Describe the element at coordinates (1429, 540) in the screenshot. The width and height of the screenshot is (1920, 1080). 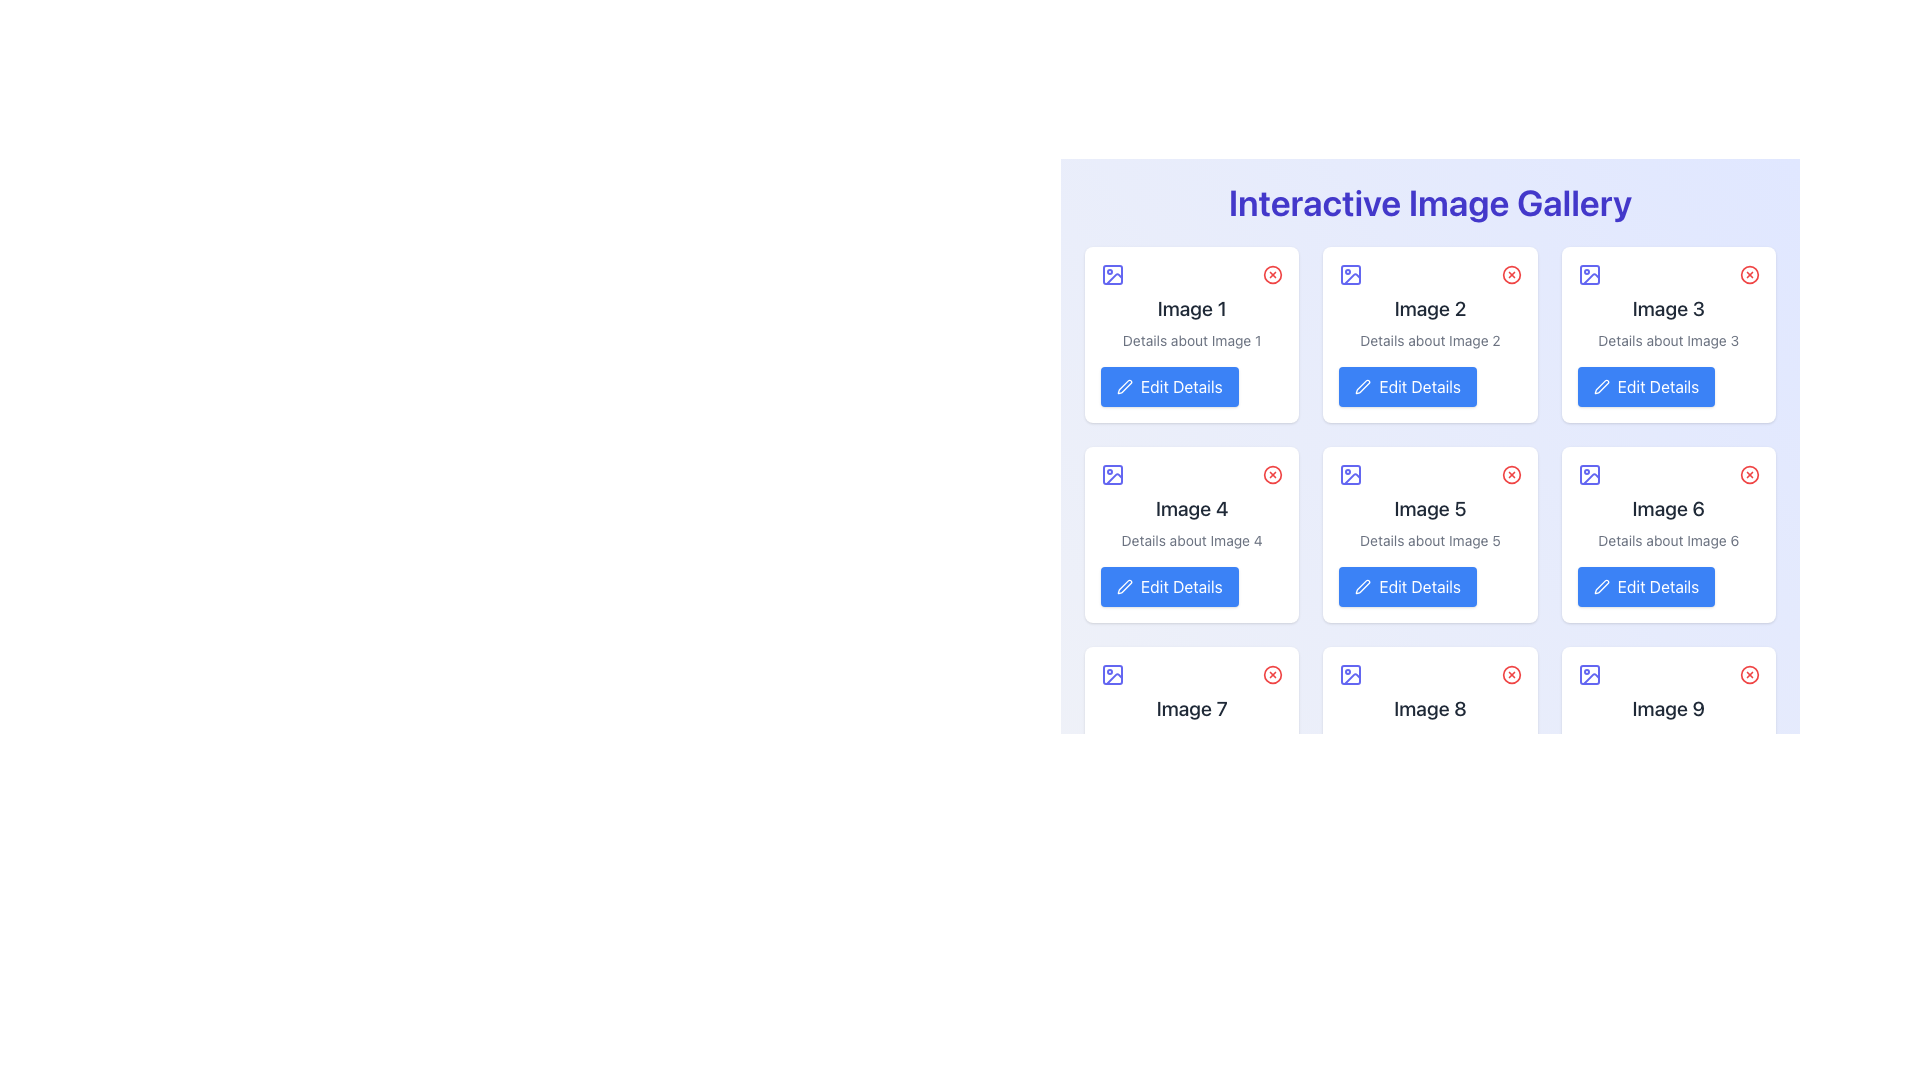
I see `the static text element displaying 'Details about Image 5', which is styled in gray and positioned below the title 'Image 5' and above the 'Edit Details' button` at that location.